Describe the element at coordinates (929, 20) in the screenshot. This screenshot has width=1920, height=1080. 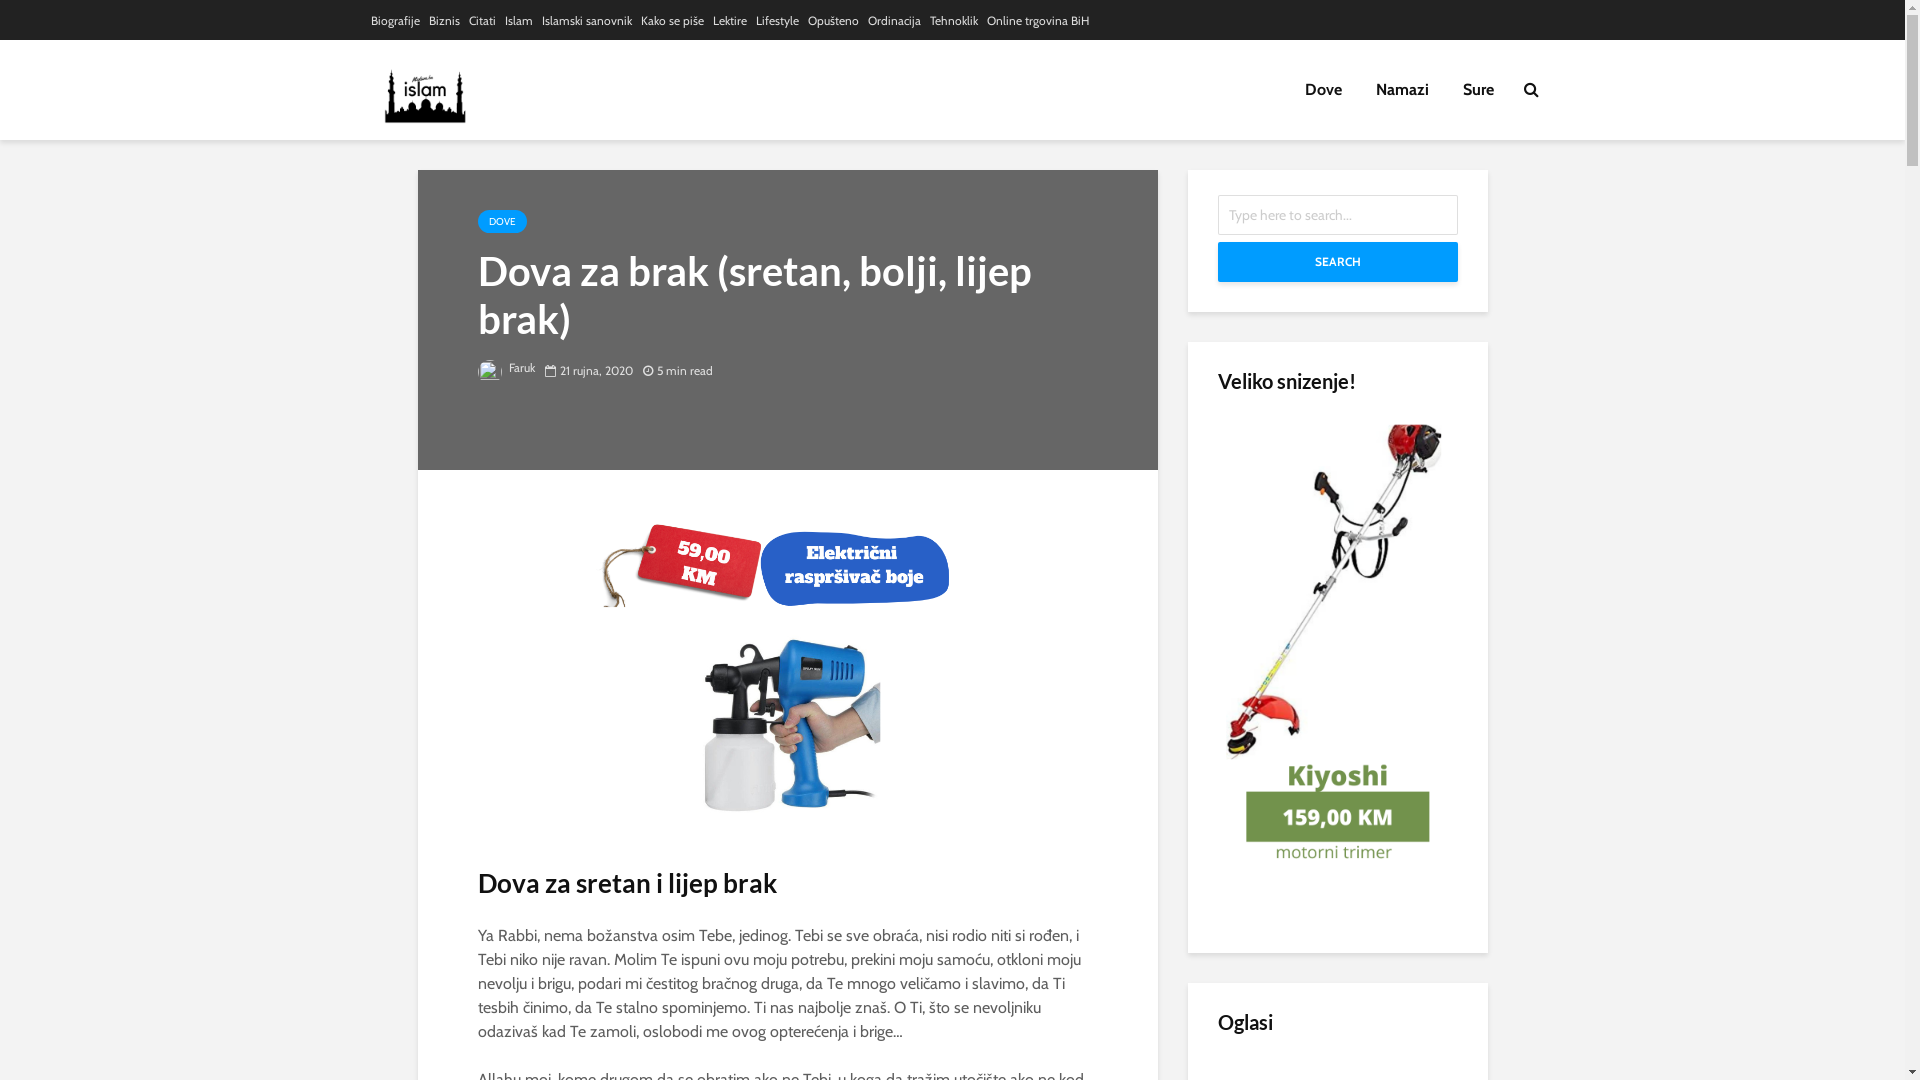
I see `'Tehnoklik'` at that location.